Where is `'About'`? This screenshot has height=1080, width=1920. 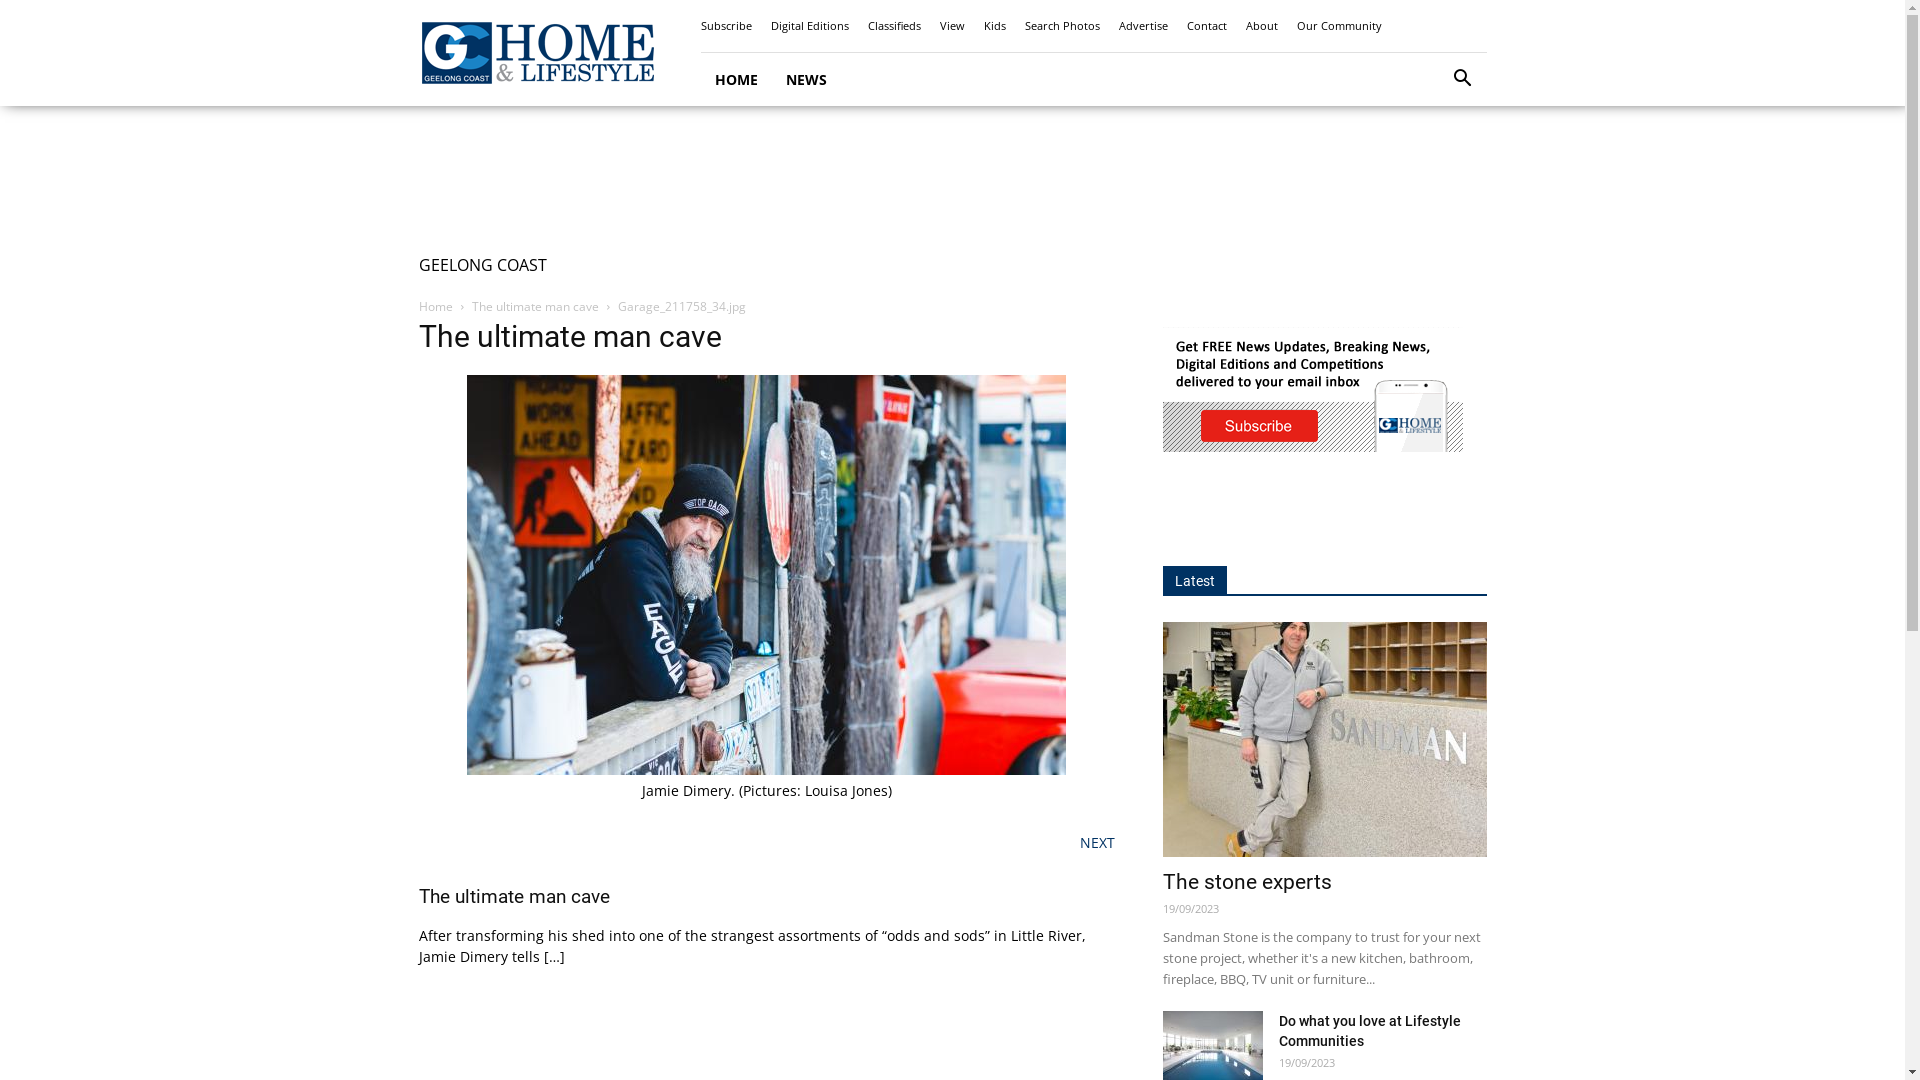 'About' is located at coordinates (1261, 25).